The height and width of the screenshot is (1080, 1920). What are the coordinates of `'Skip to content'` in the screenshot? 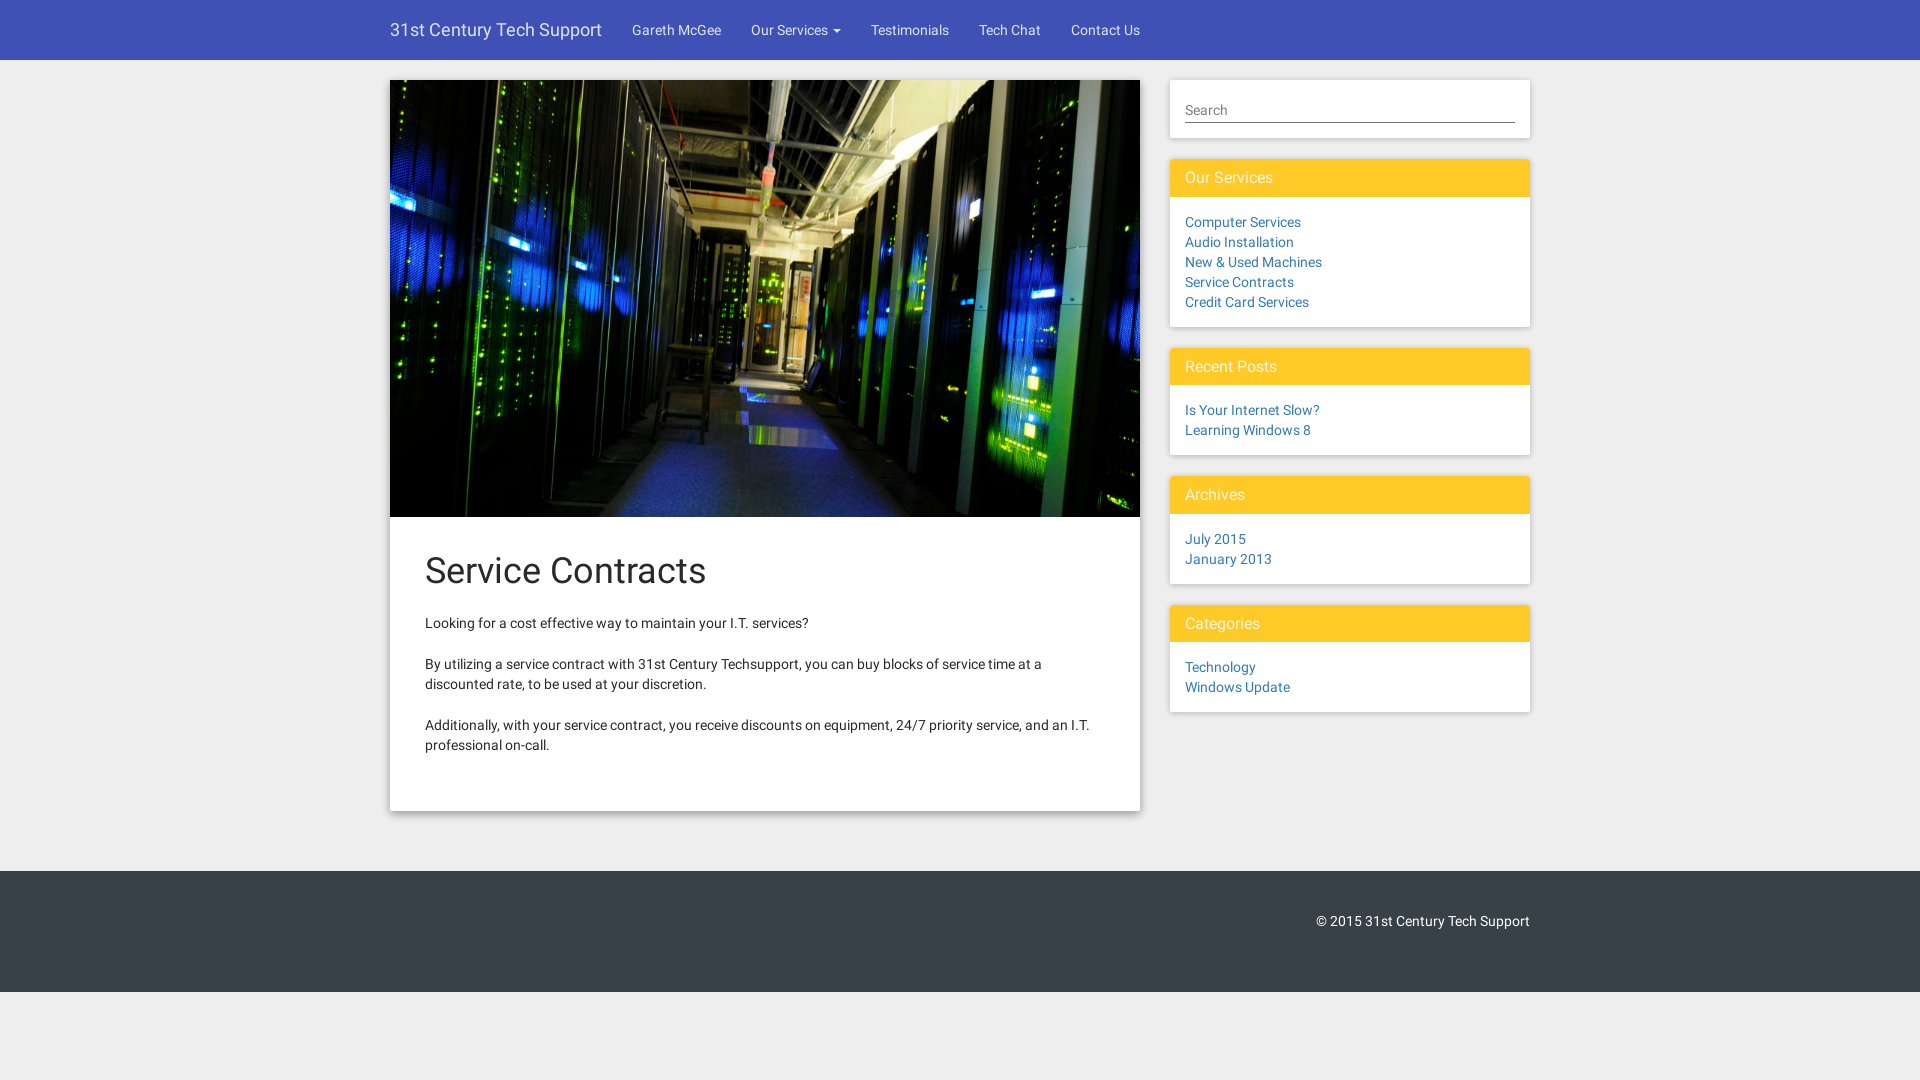 It's located at (0, 0).